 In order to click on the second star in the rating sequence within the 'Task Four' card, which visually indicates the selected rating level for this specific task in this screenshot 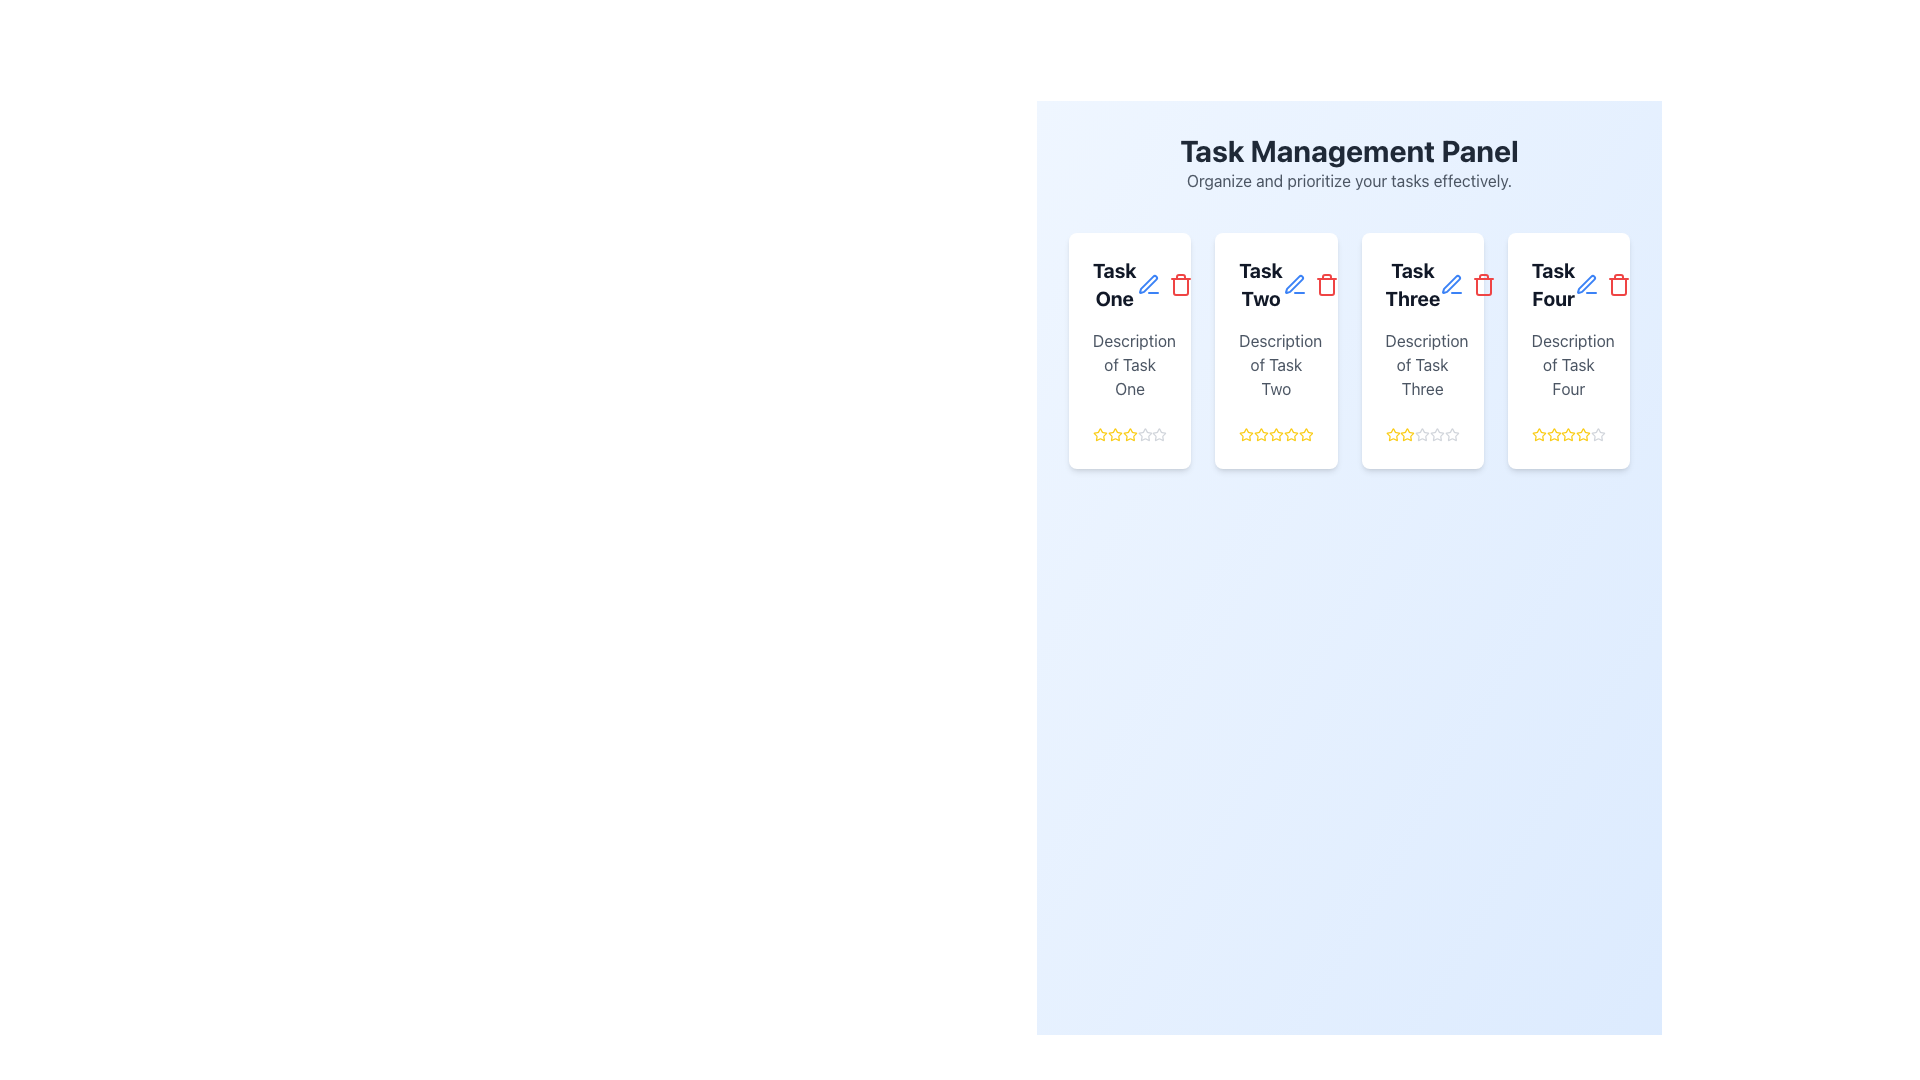, I will do `click(1553, 434)`.